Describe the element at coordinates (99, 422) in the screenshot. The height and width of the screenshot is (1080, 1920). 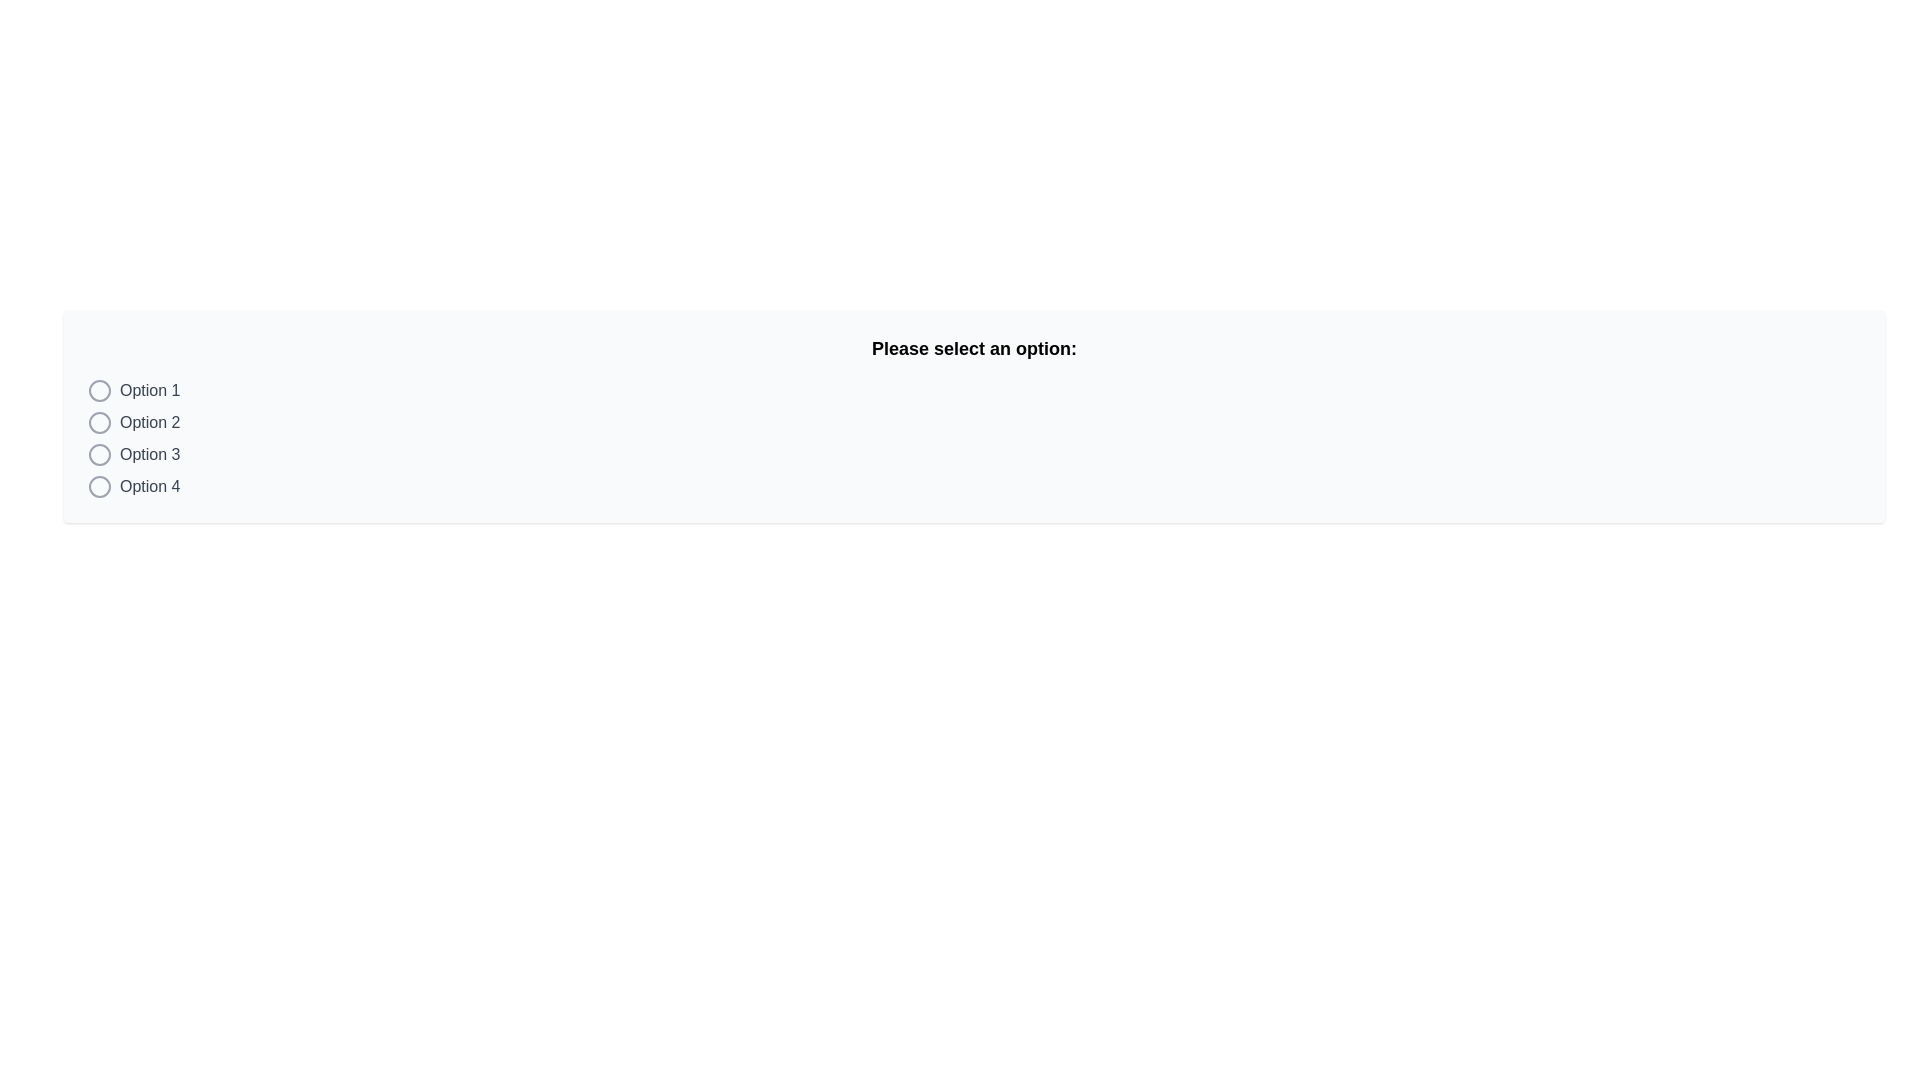
I see `the radio button for 'Option 2'` at that location.